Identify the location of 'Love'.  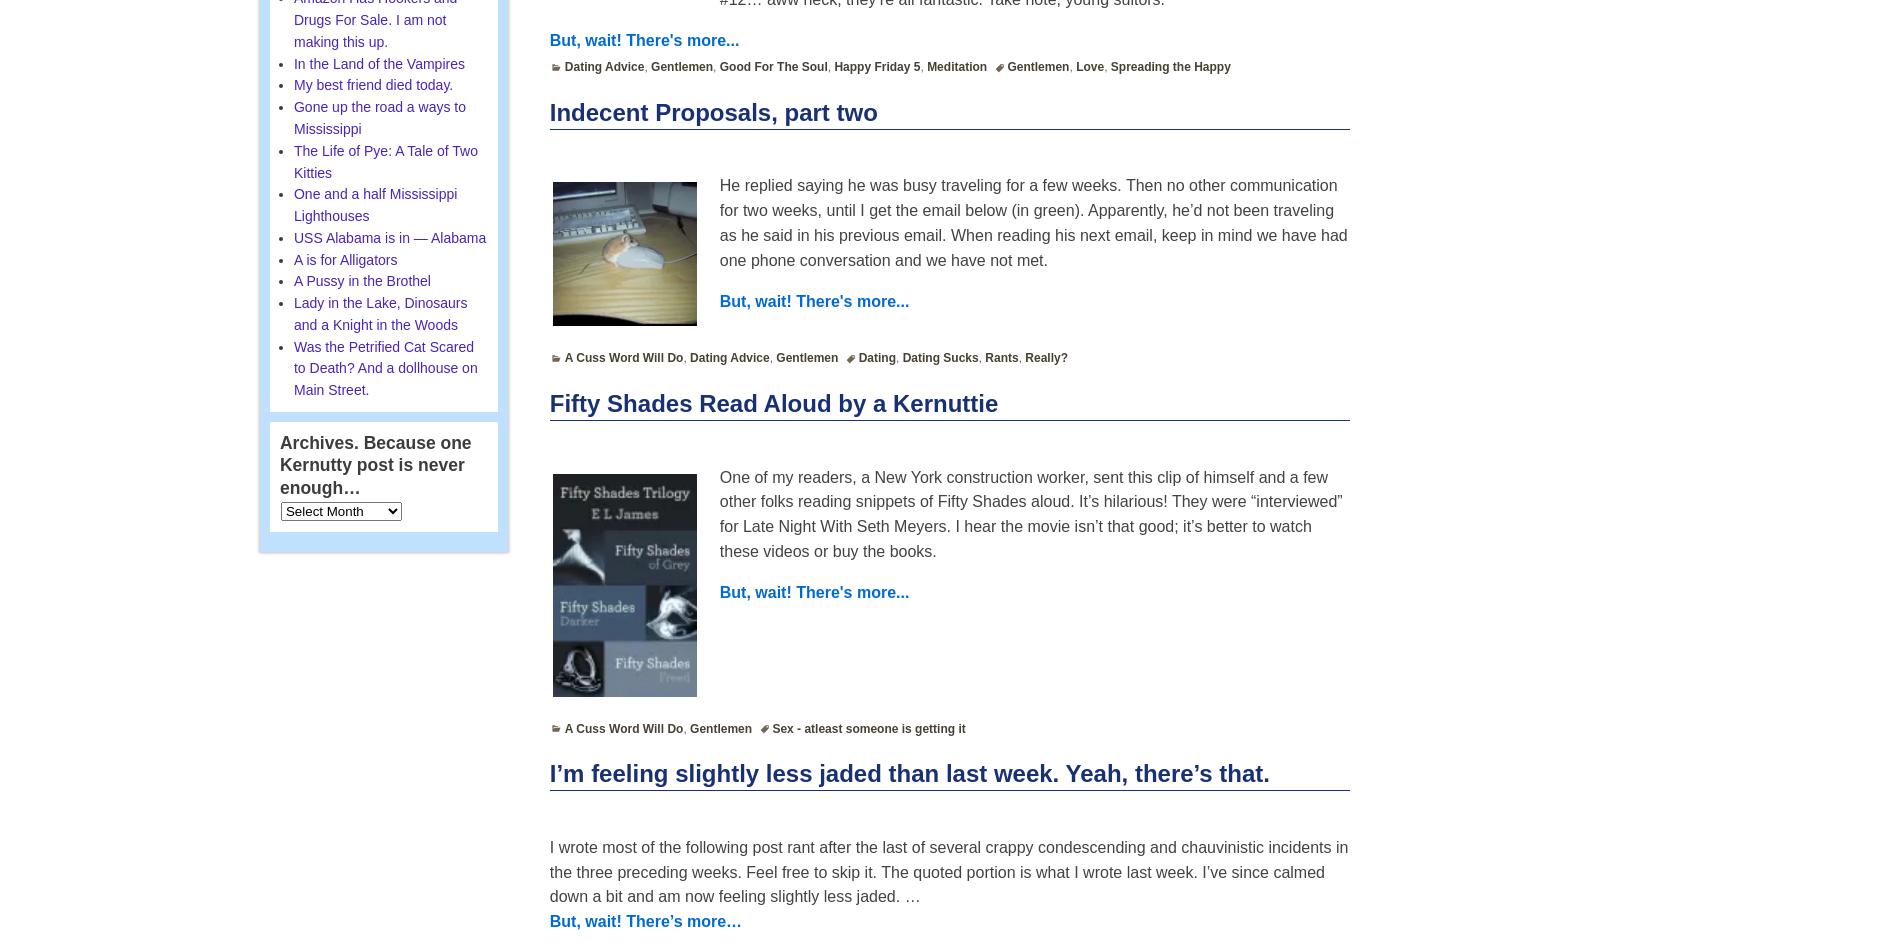
(1075, 66).